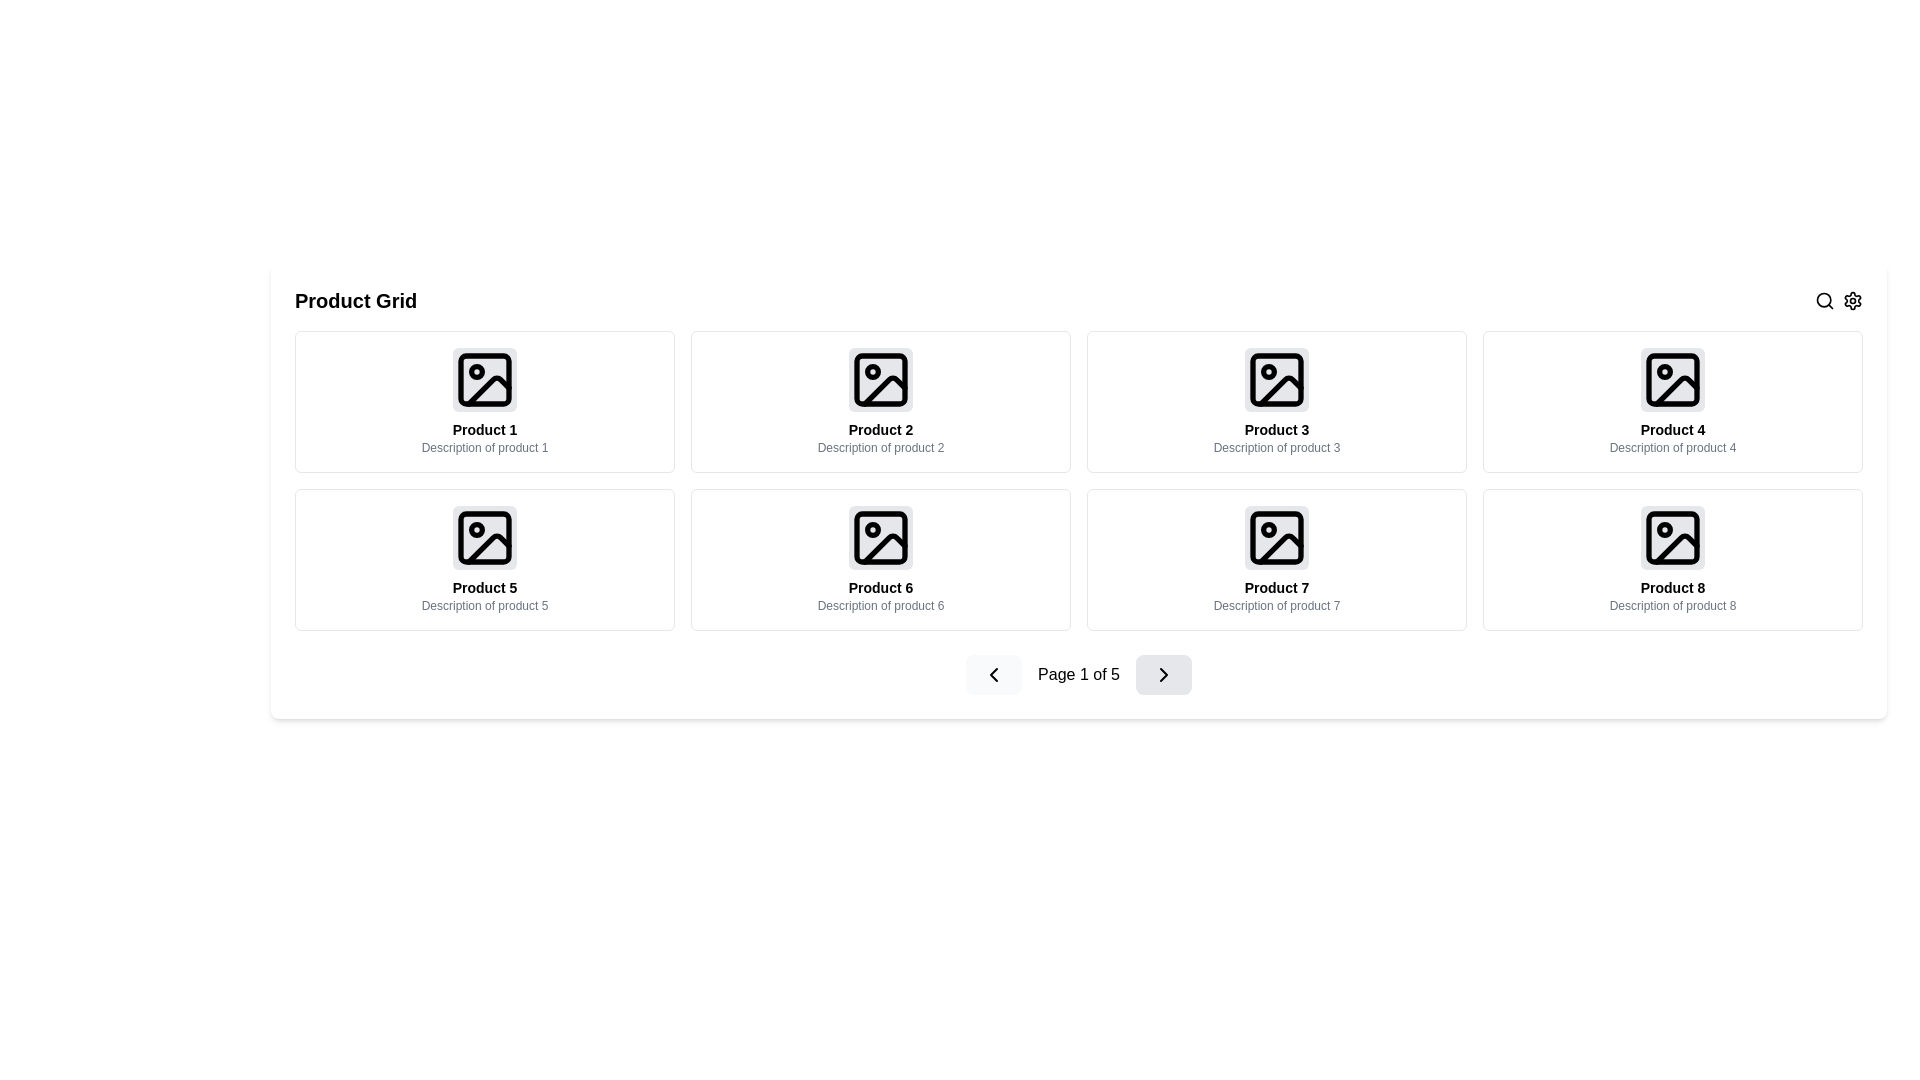  Describe the element at coordinates (1673, 536) in the screenshot. I see `the picture frame icon in the 'Product 8' card located in the fourth column of the second row to initiate an interaction related to 'Product 8'` at that location.